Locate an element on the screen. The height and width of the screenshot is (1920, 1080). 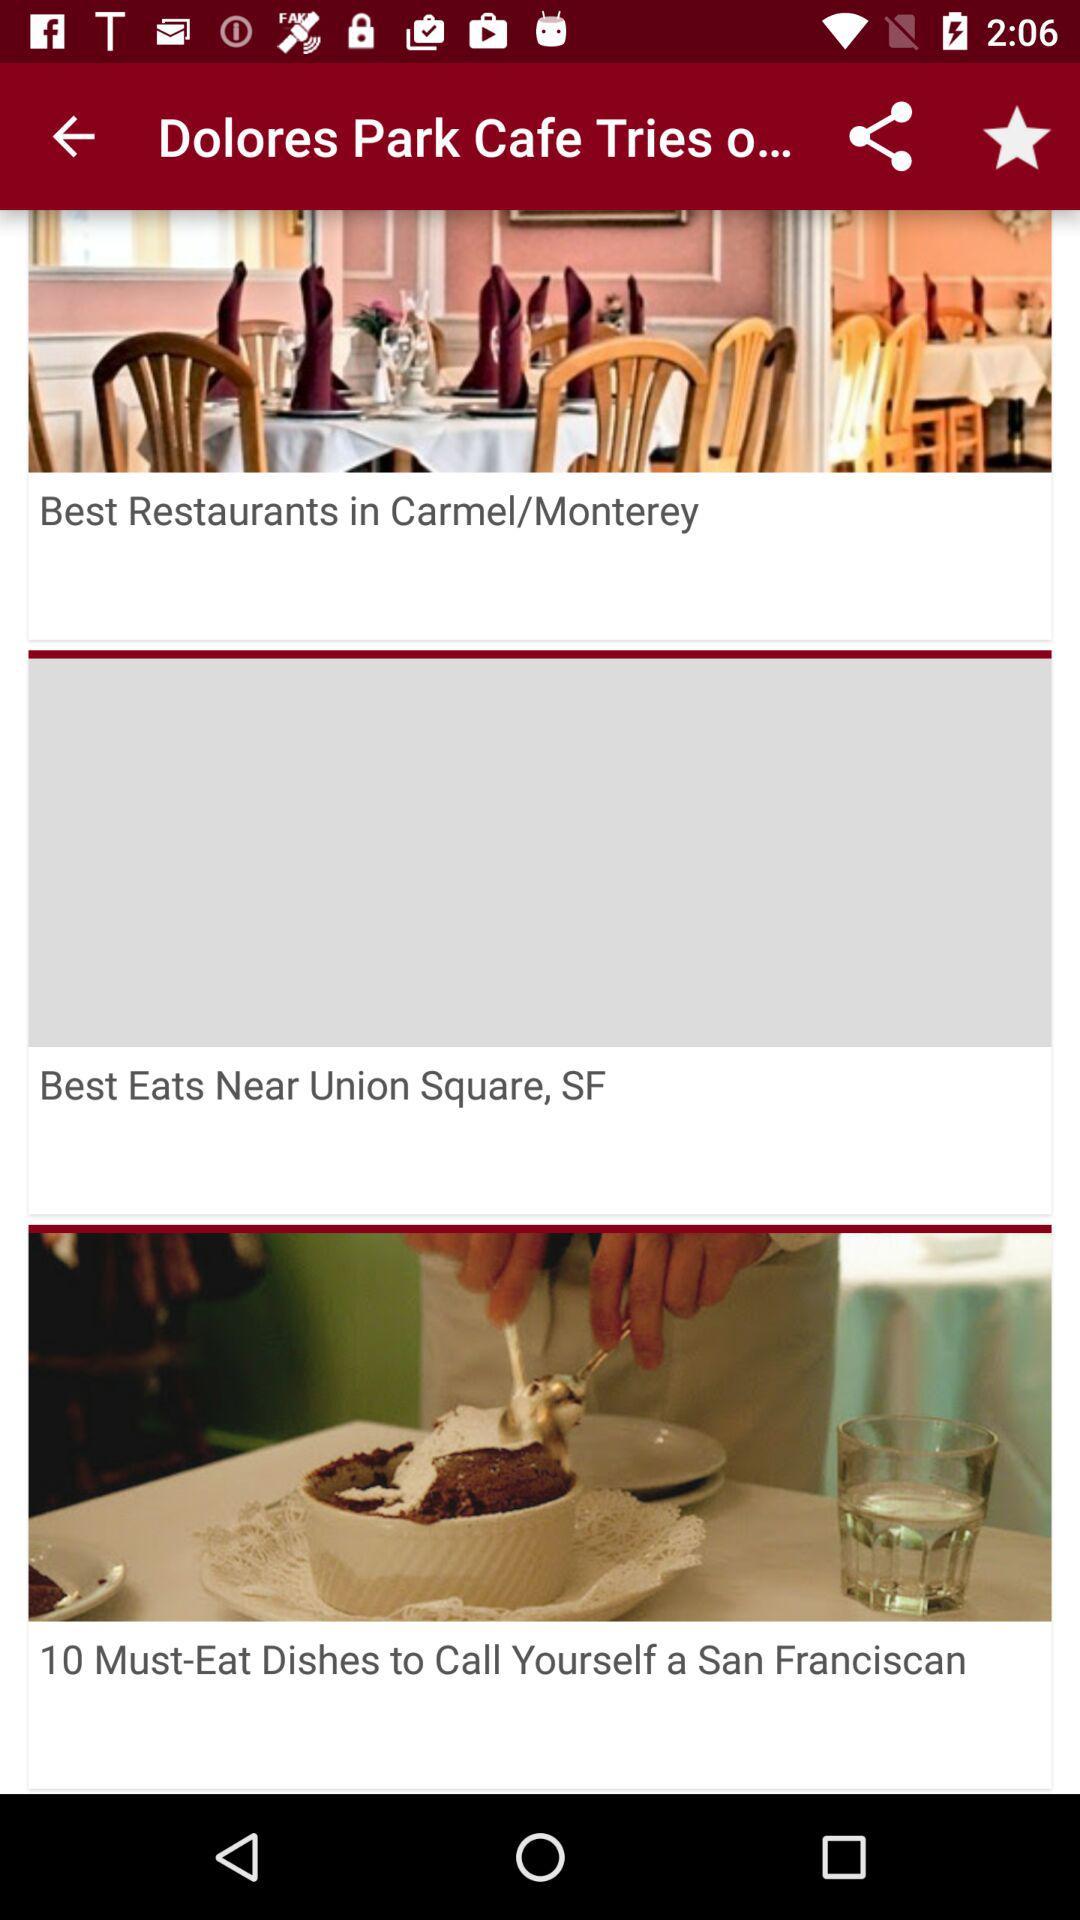
icon below the best restaurants in is located at coordinates (540, 848).